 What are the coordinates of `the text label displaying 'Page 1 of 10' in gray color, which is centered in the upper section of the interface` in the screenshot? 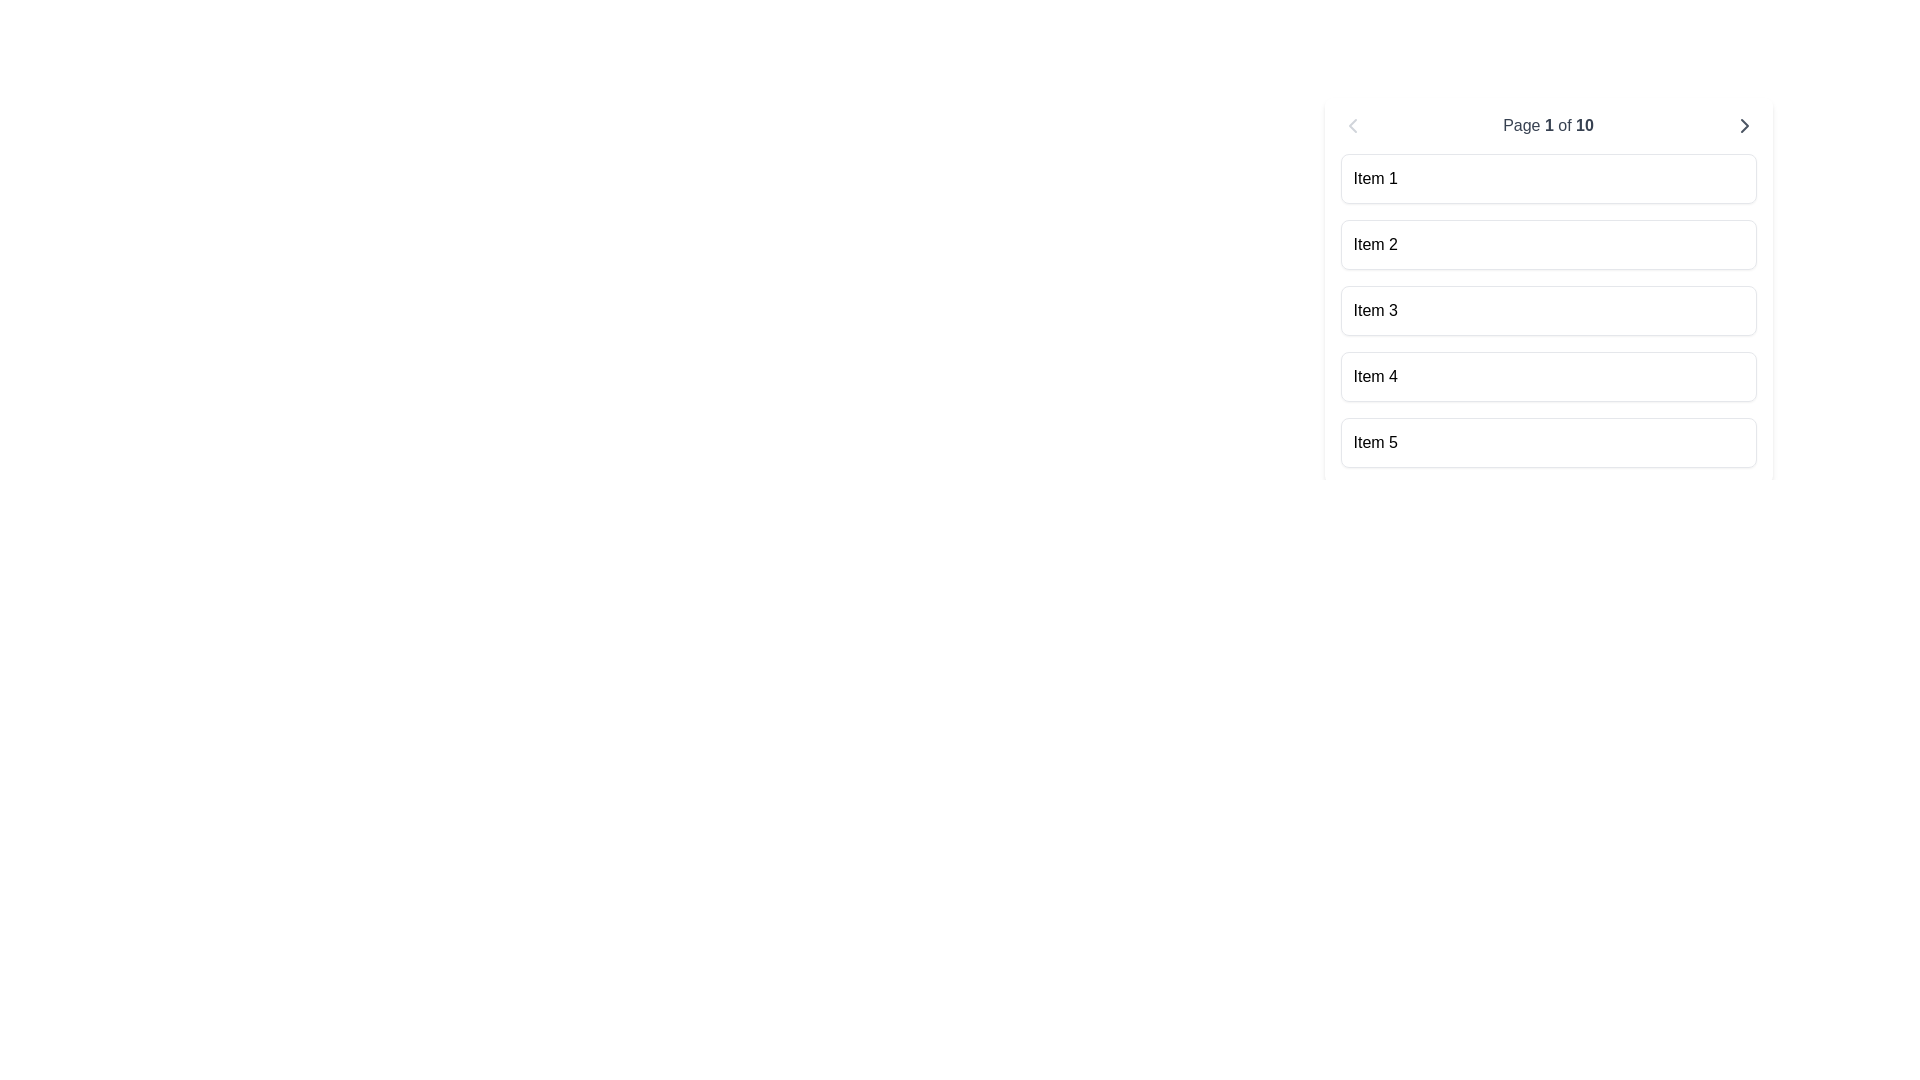 It's located at (1547, 126).